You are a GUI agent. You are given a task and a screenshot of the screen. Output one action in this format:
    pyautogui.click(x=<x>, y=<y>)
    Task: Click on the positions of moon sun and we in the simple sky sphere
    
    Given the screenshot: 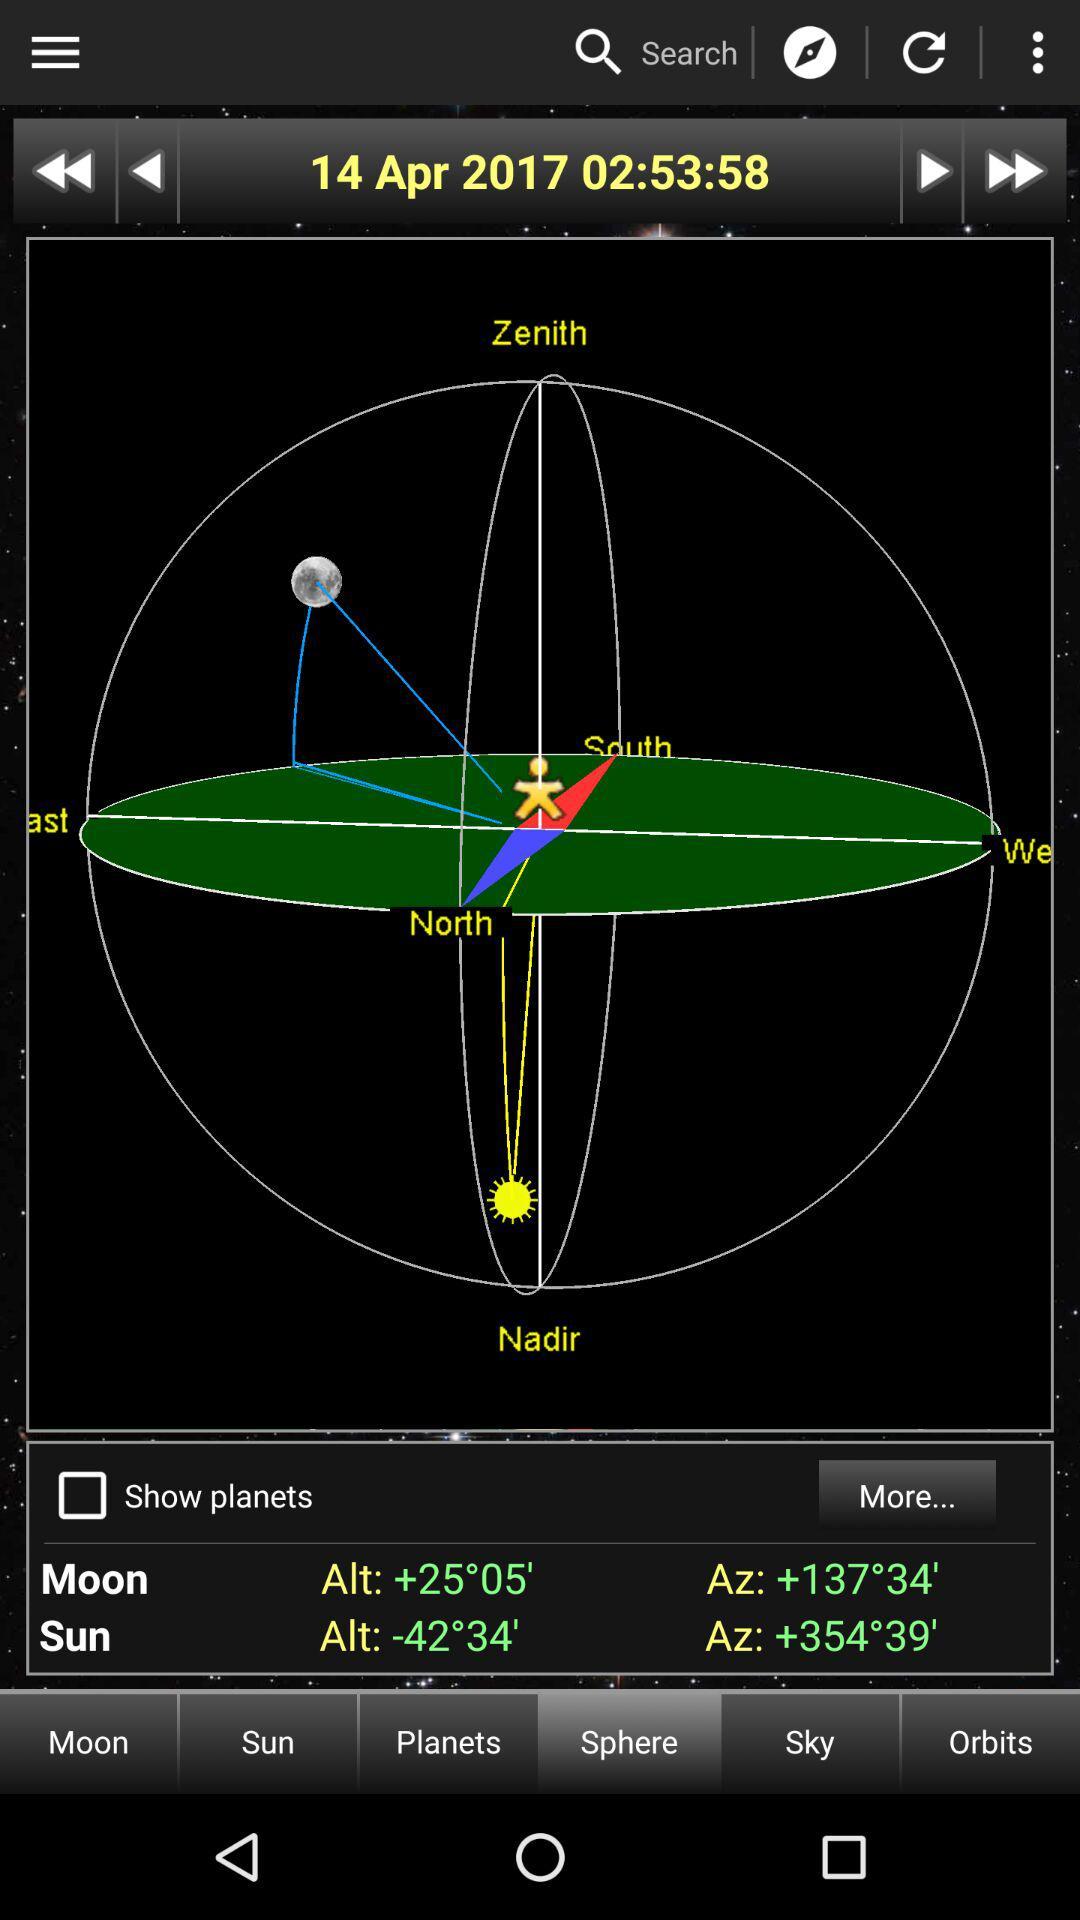 What is the action you would take?
    pyautogui.click(x=924, y=52)
    